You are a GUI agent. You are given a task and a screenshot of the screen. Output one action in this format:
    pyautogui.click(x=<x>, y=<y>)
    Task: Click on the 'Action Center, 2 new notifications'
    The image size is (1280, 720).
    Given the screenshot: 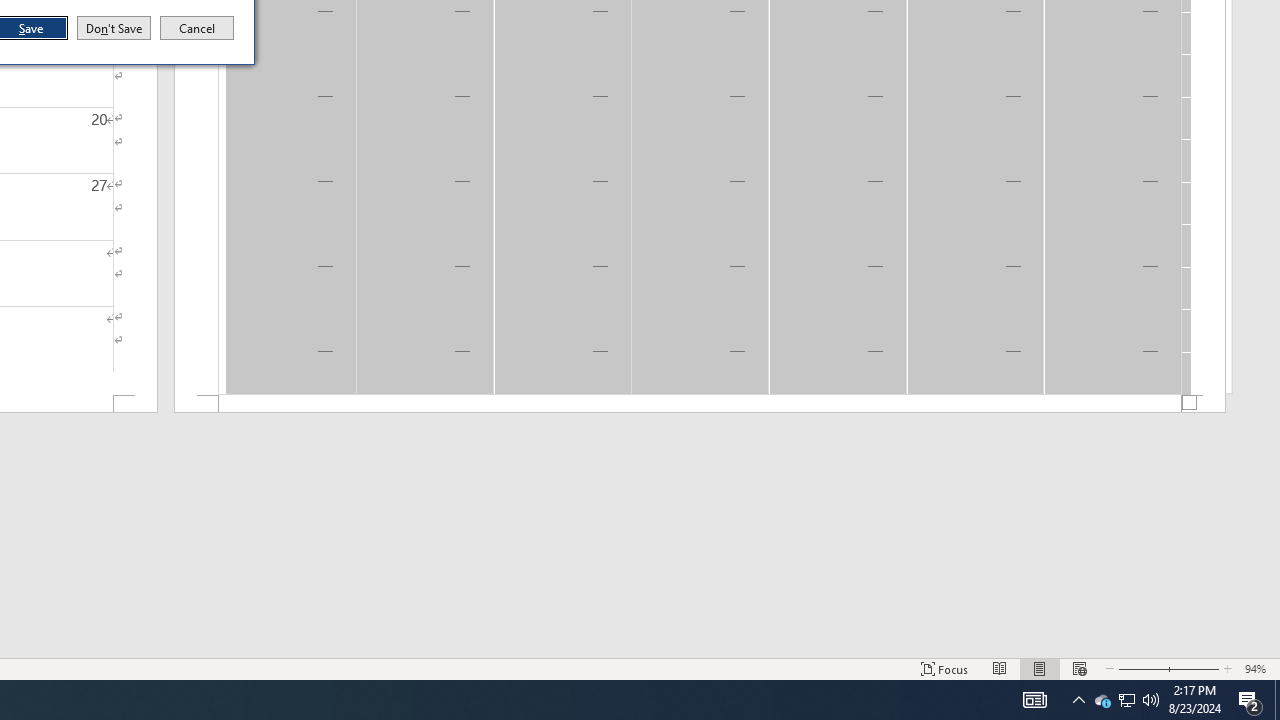 What is the action you would take?
    pyautogui.click(x=1250, y=698)
    